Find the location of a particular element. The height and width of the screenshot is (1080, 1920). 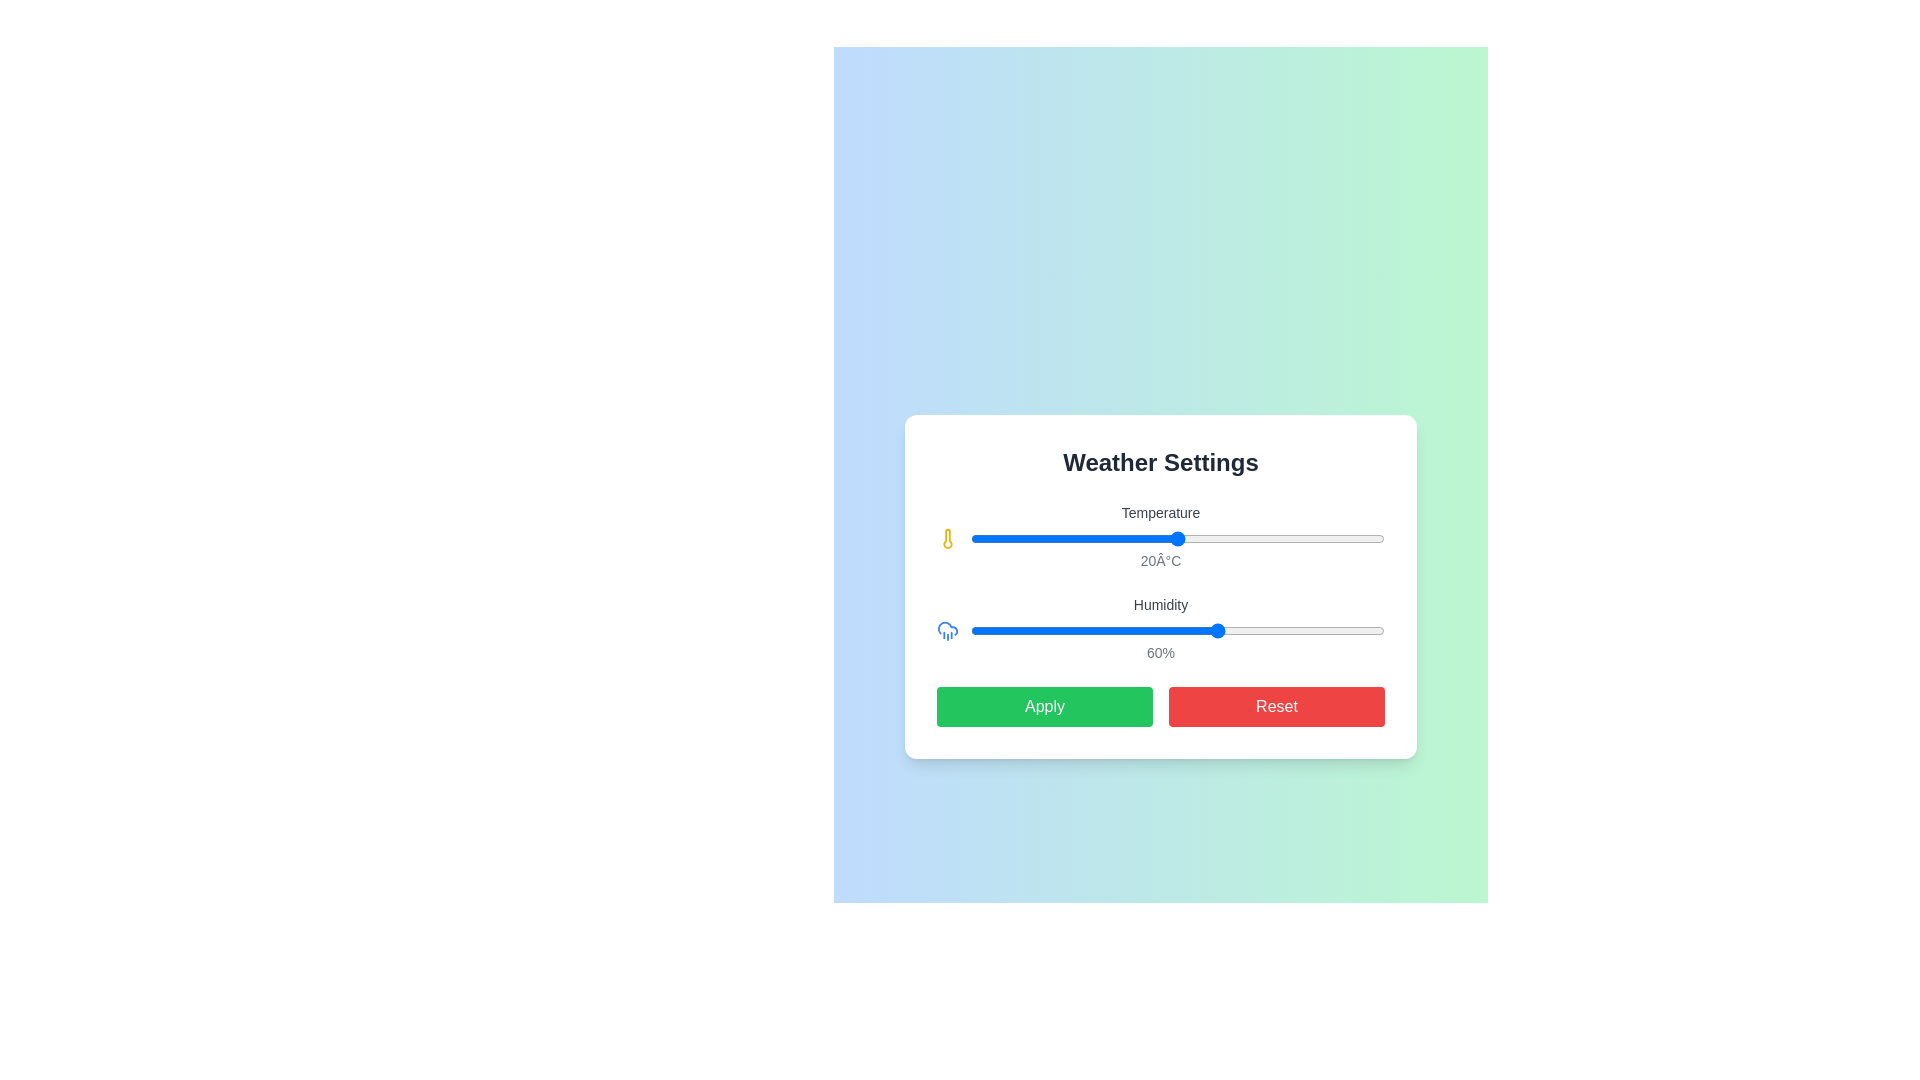

humidity is located at coordinates (1037, 631).